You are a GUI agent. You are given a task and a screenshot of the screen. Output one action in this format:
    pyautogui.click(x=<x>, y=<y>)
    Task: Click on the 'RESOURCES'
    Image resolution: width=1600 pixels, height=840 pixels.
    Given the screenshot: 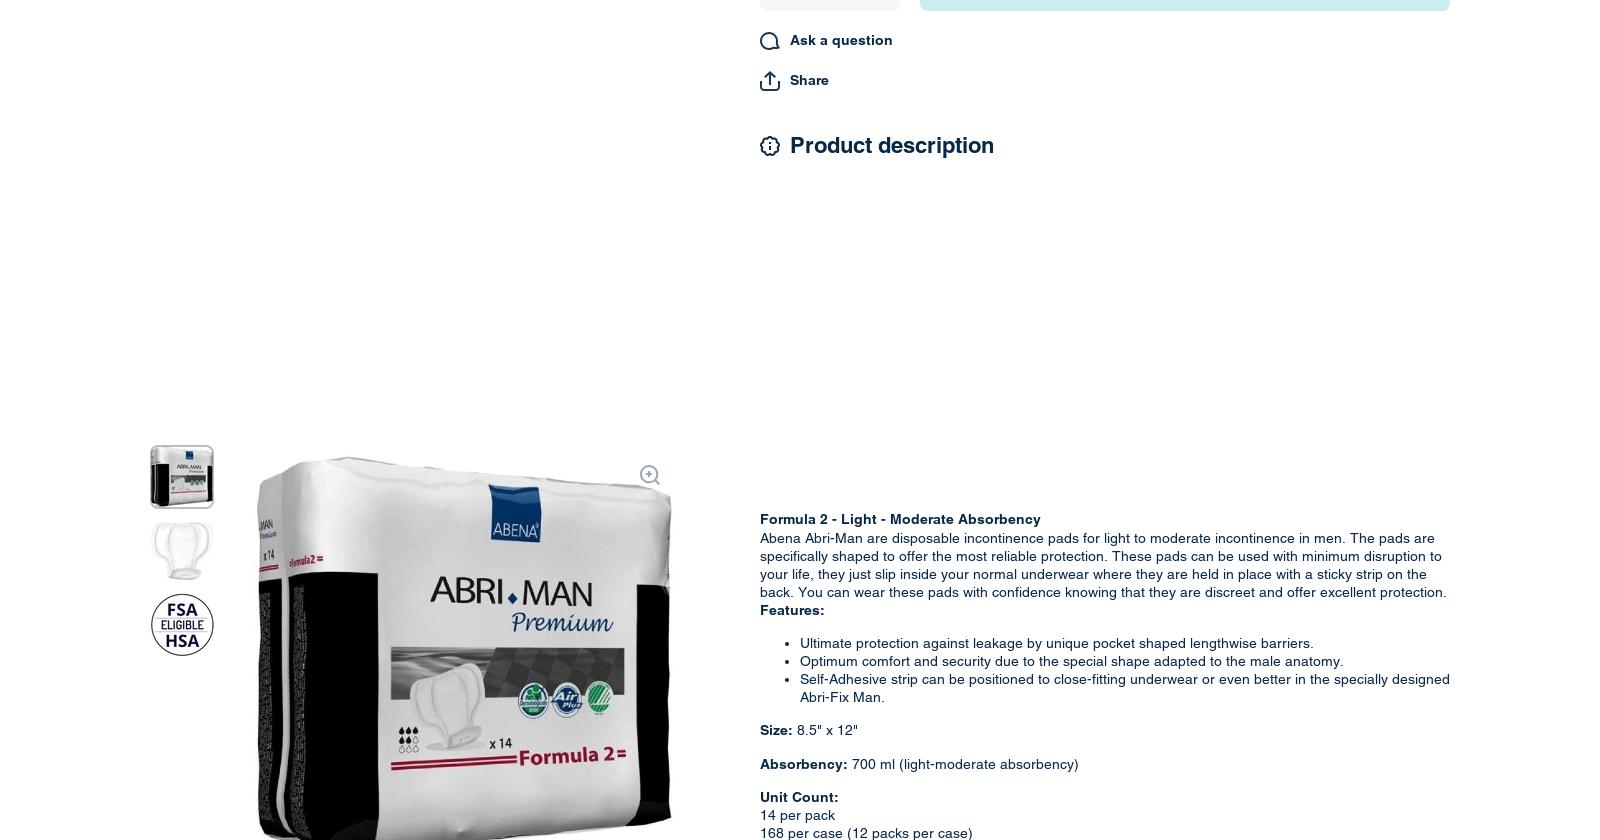 What is the action you would take?
    pyautogui.click(x=1235, y=320)
    